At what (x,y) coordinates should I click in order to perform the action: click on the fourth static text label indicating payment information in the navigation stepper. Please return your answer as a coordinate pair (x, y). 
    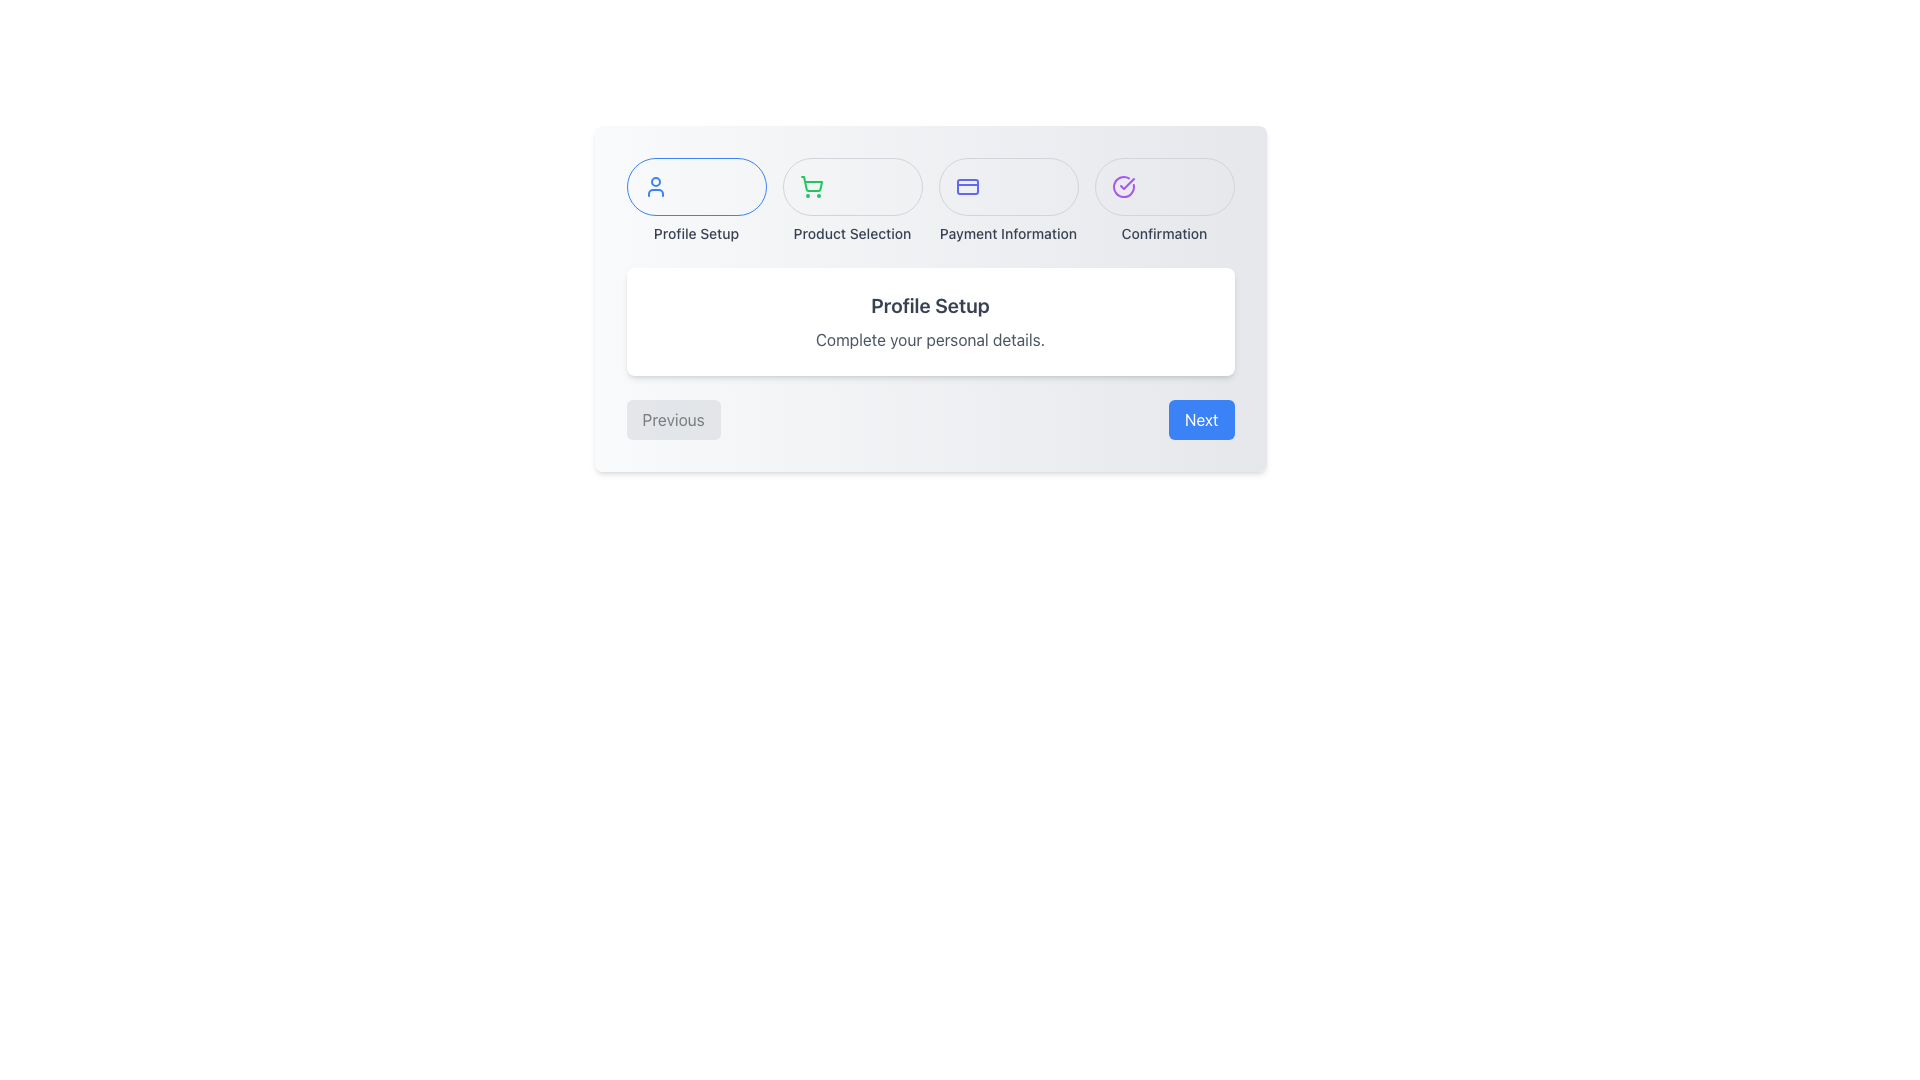
    Looking at the image, I should click on (1008, 233).